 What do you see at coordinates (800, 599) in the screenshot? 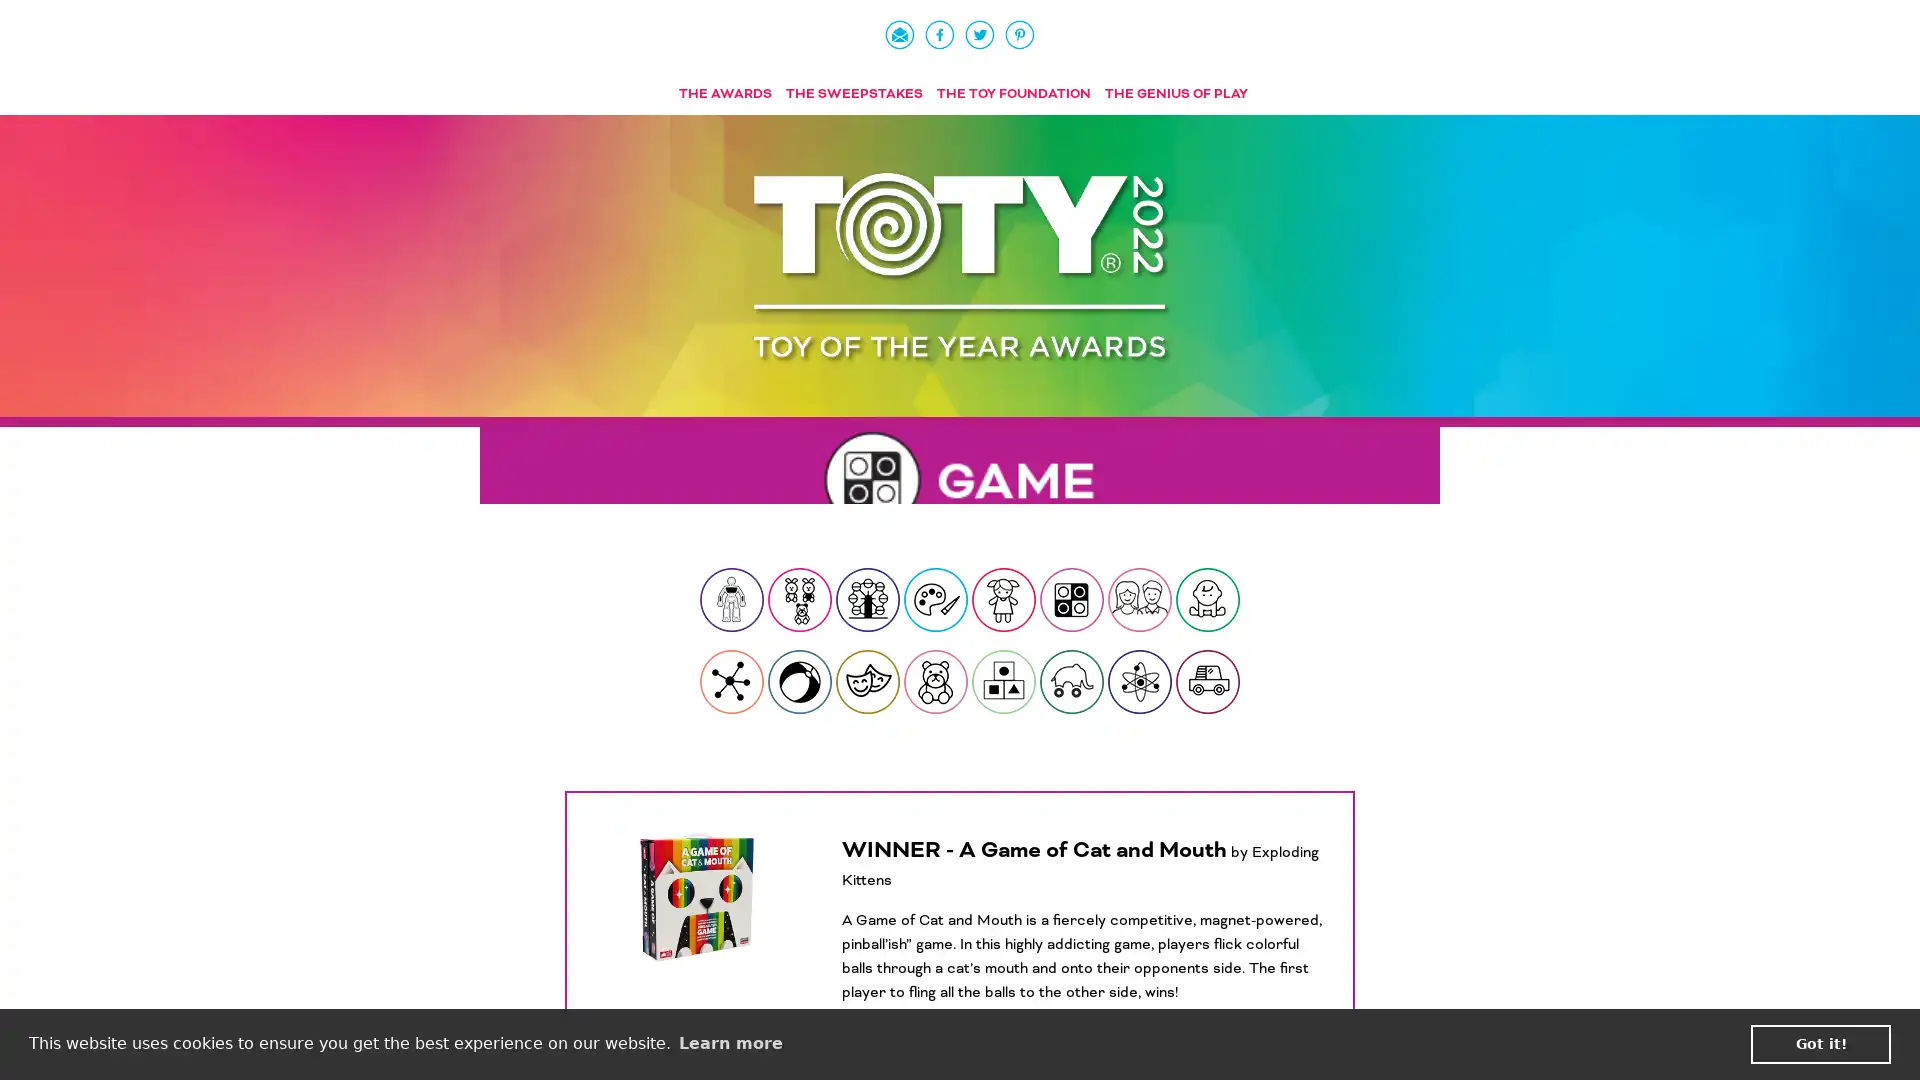
I see `Submit` at bounding box center [800, 599].